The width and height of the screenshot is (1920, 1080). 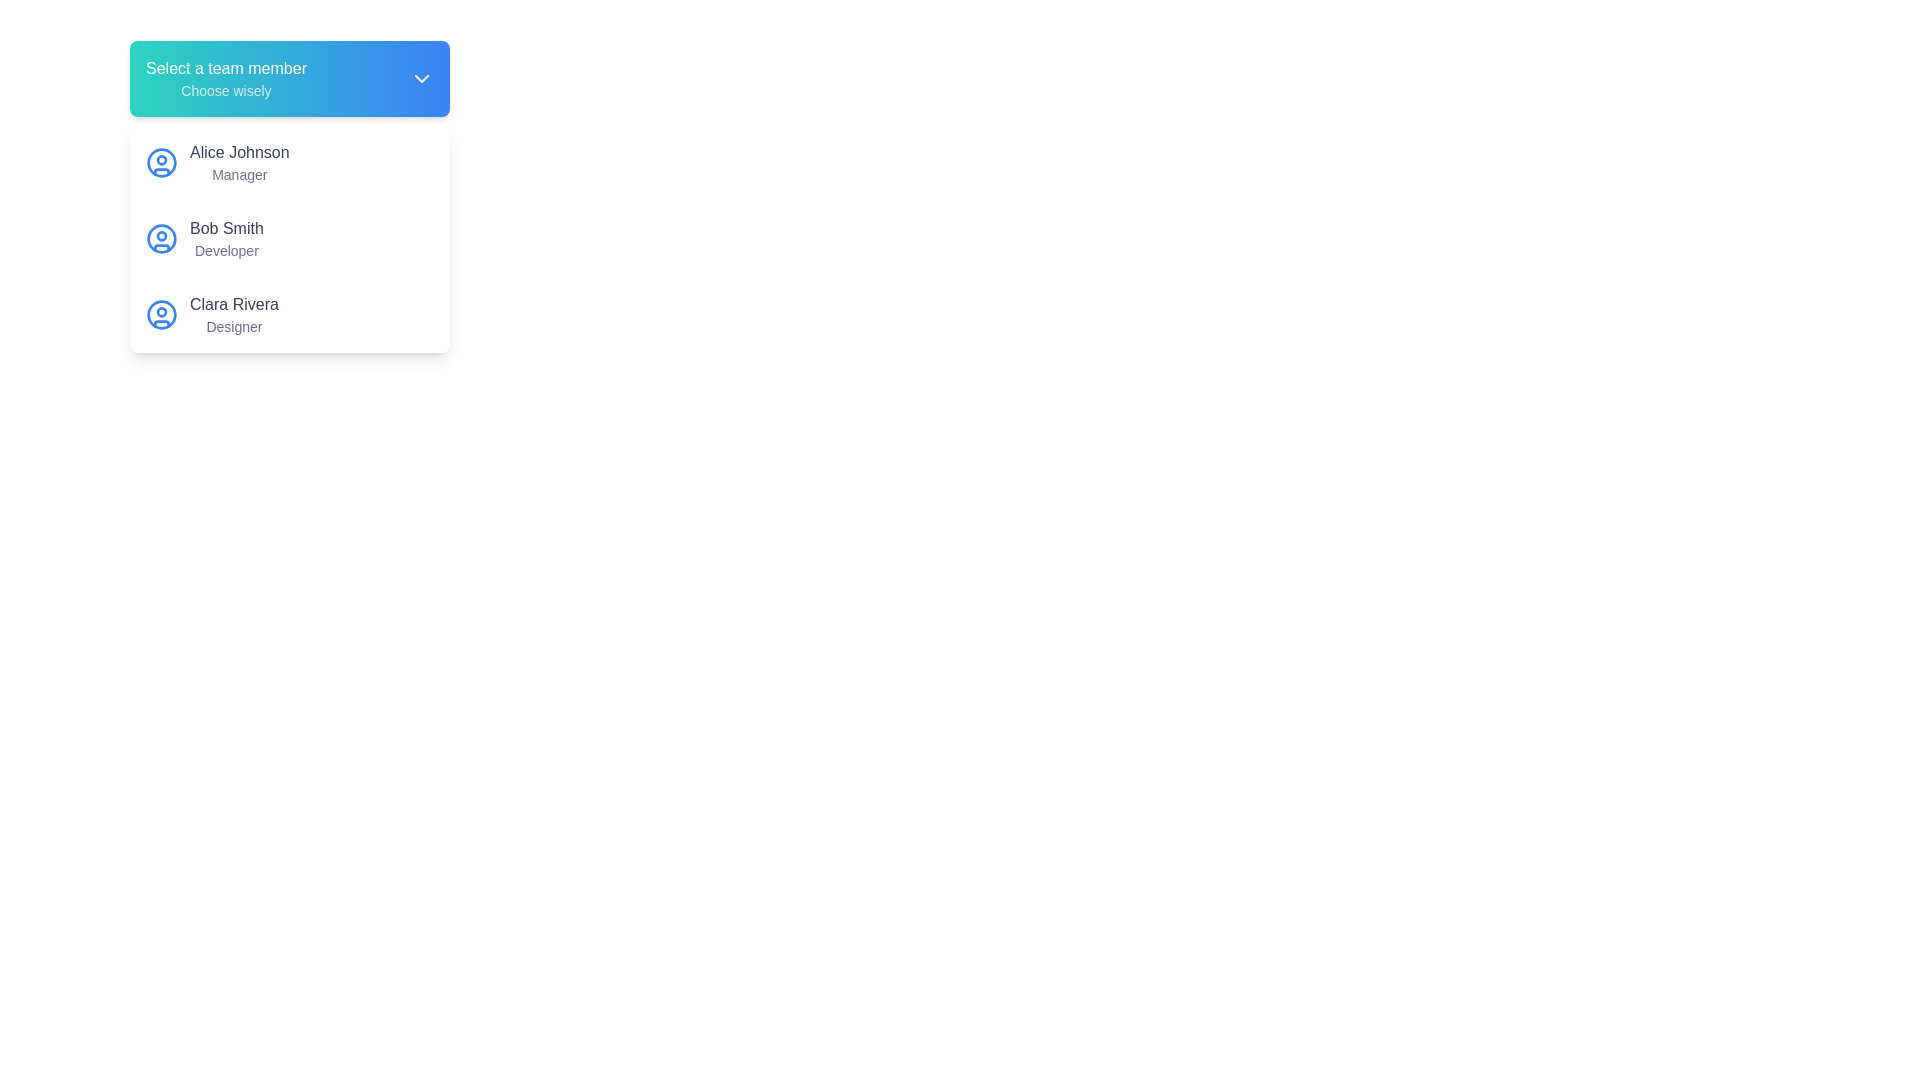 What do you see at coordinates (162, 315) in the screenshot?
I see `the circular blue icon representing a user profile located to the left of 'Clara Rivera' and 'Designer' for interaction` at bounding box center [162, 315].